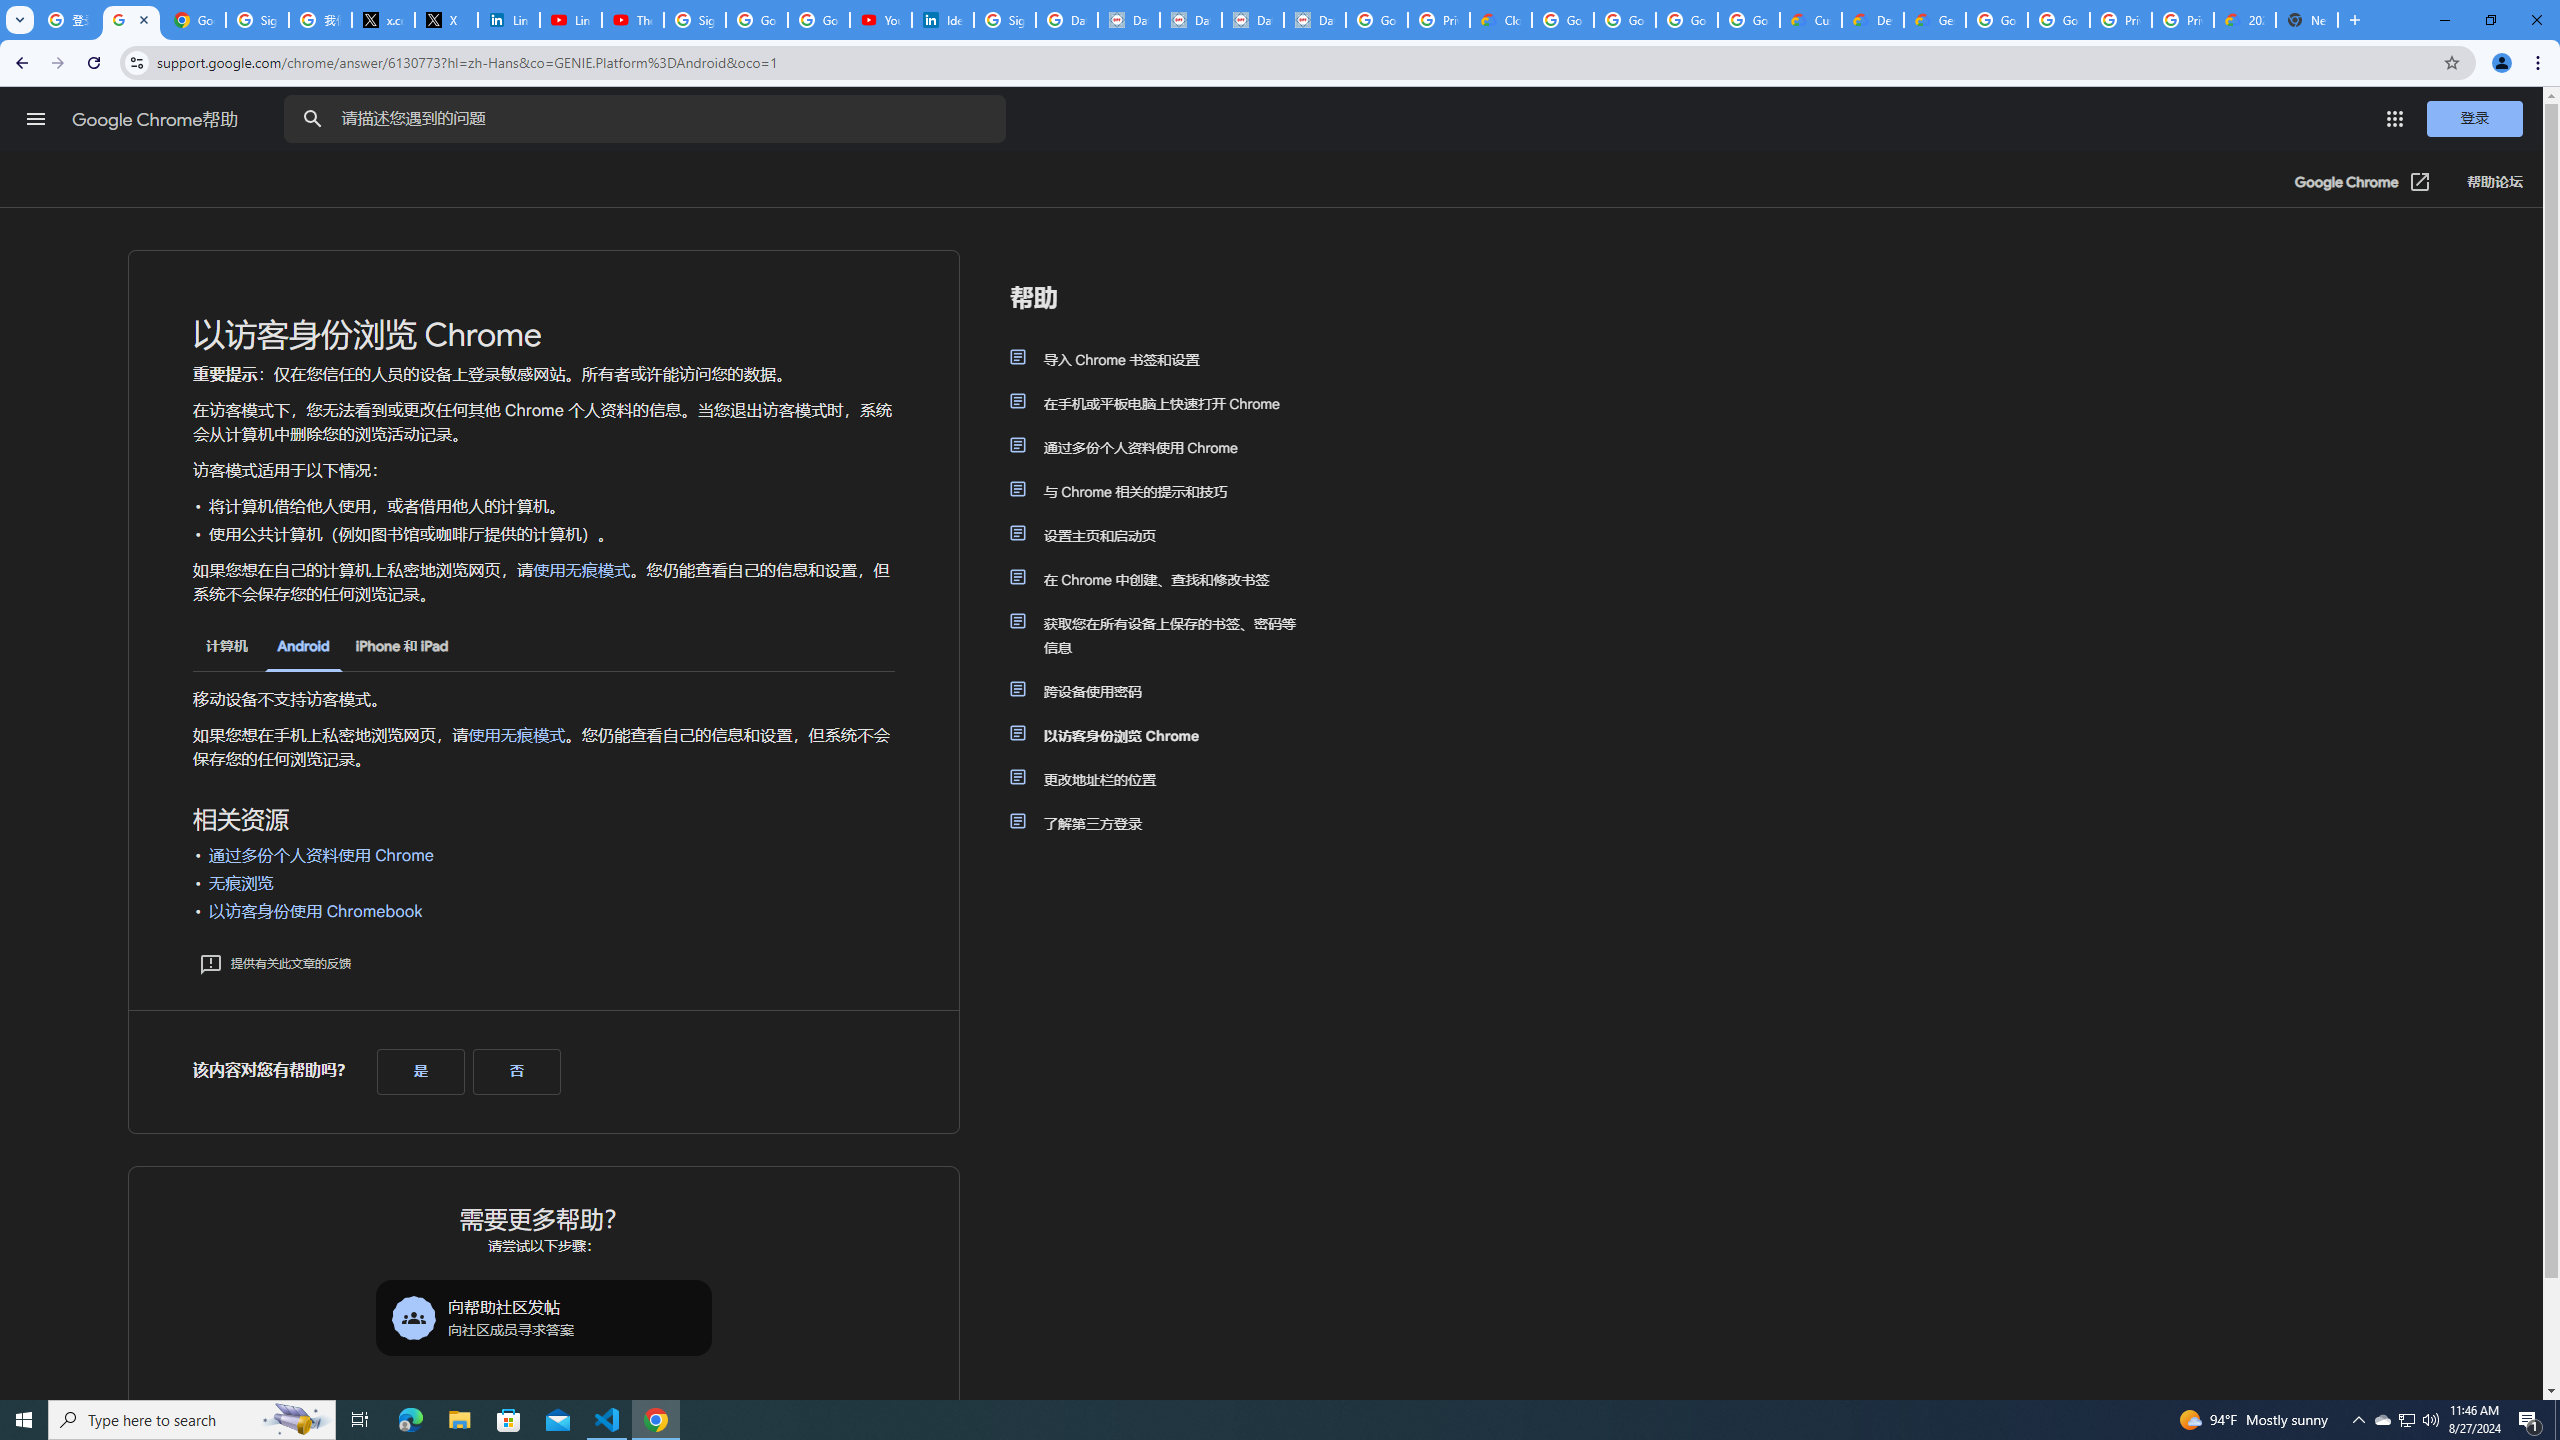 This screenshot has width=2560, height=1440. I want to click on 'Data Privacy Framework', so click(1252, 19).